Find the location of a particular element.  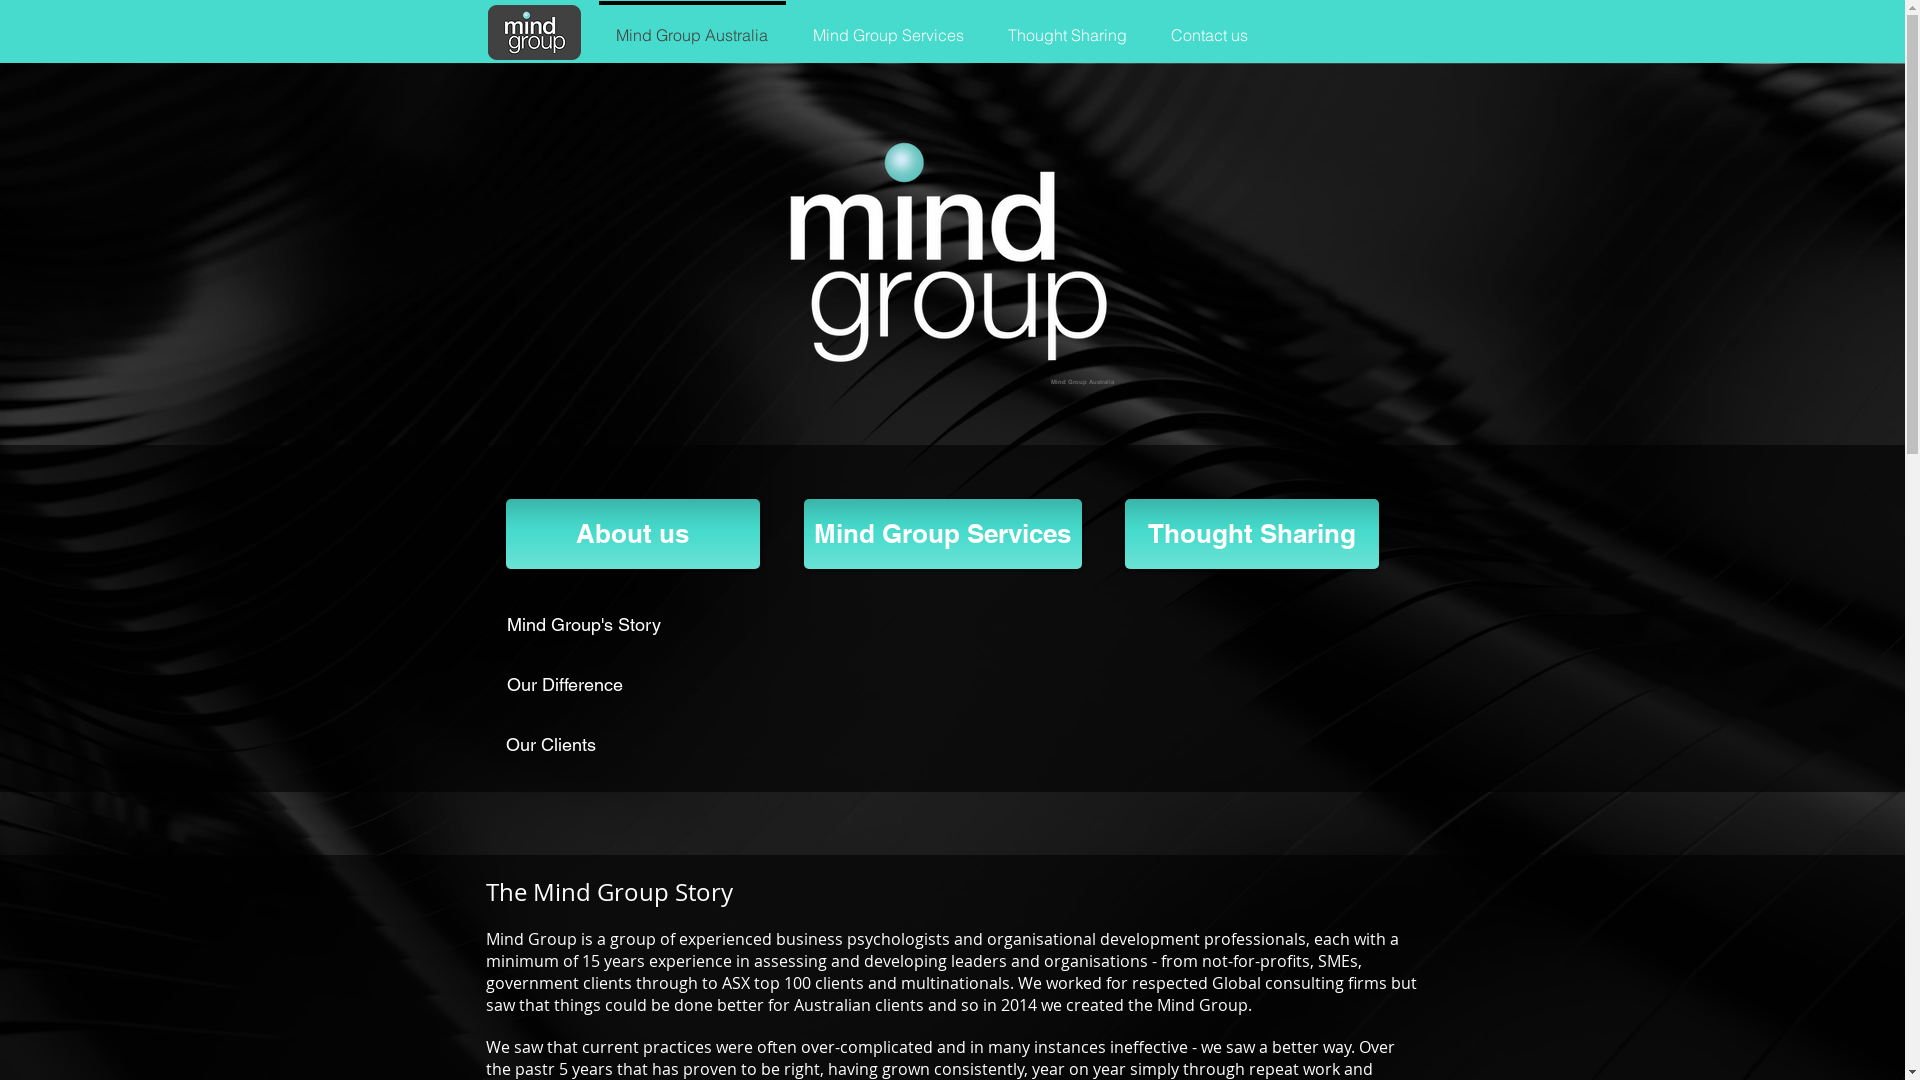

'Mind Group Australia' is located at coordinates (534, 32).